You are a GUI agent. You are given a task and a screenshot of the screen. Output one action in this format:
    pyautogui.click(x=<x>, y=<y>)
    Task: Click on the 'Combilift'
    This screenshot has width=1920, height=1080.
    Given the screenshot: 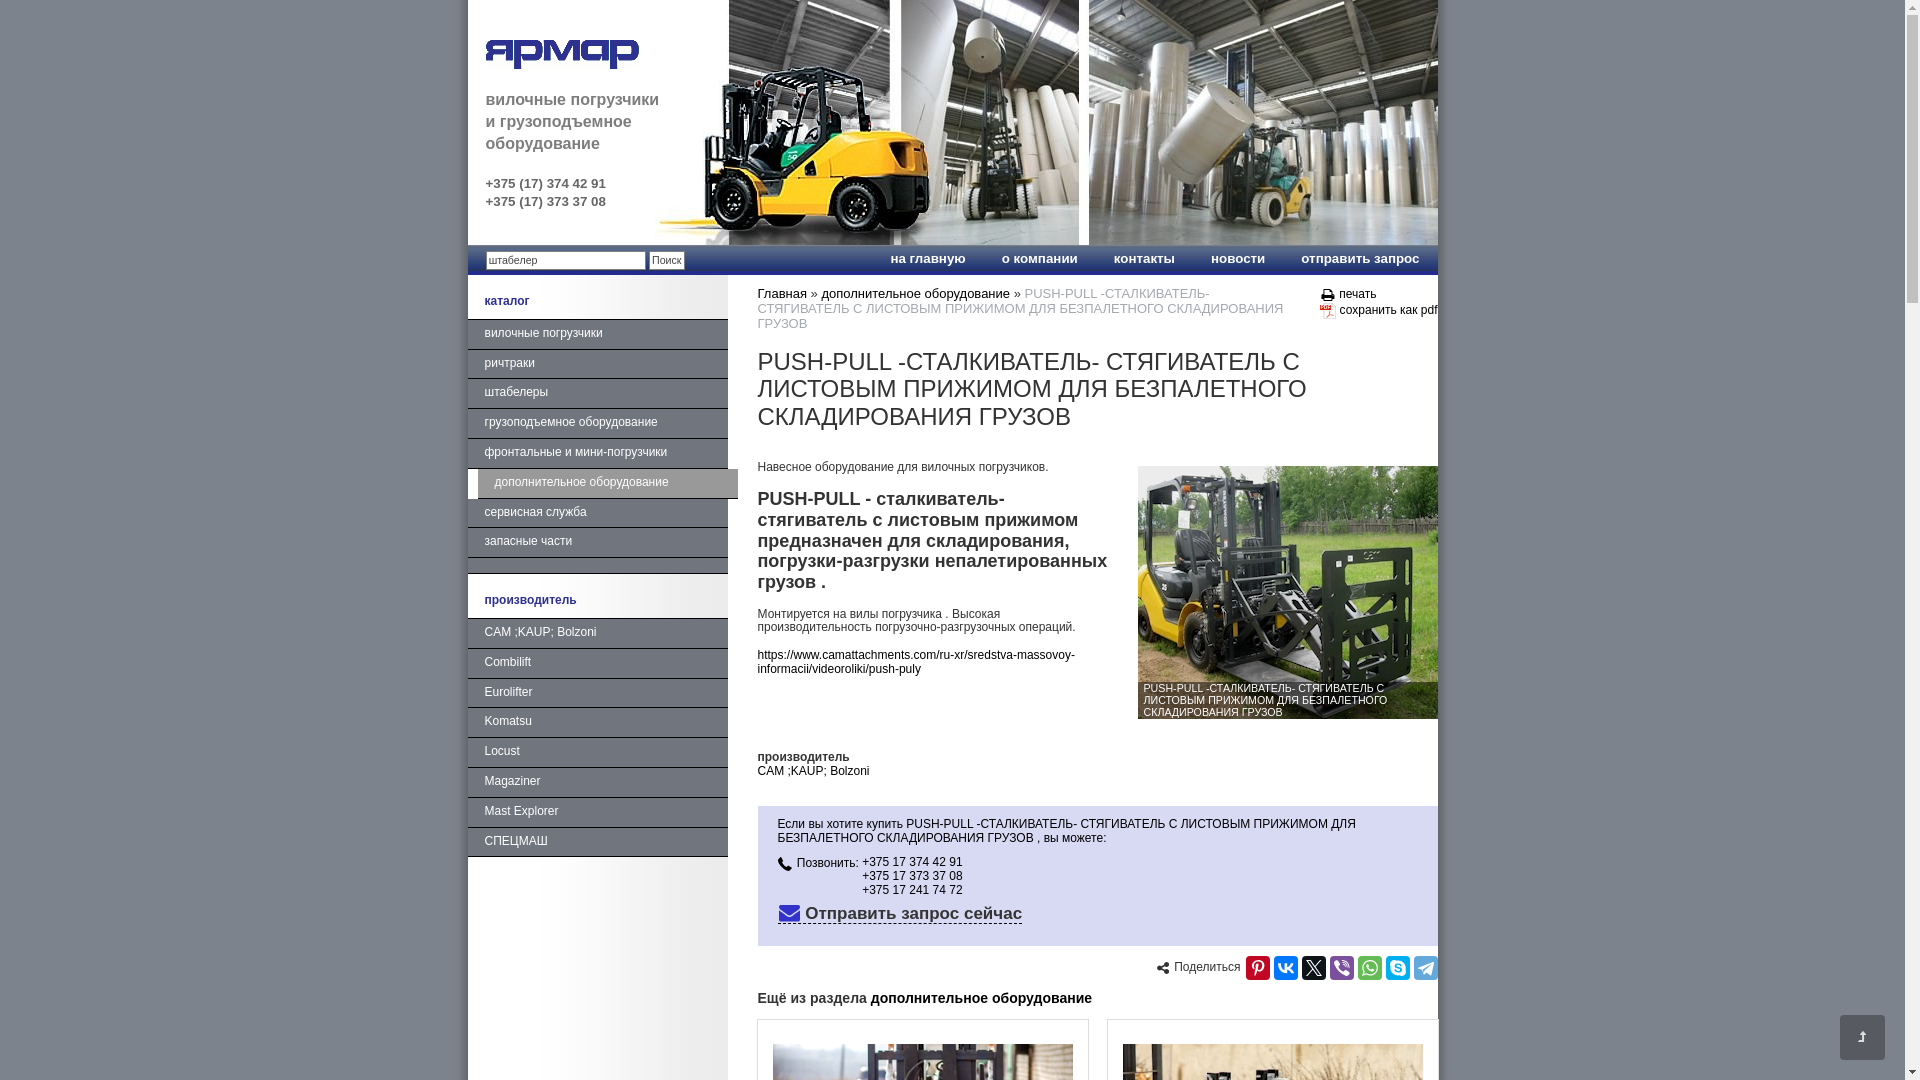 What is the action you would take?
    pyautogui.click(x=597, y=663)
    